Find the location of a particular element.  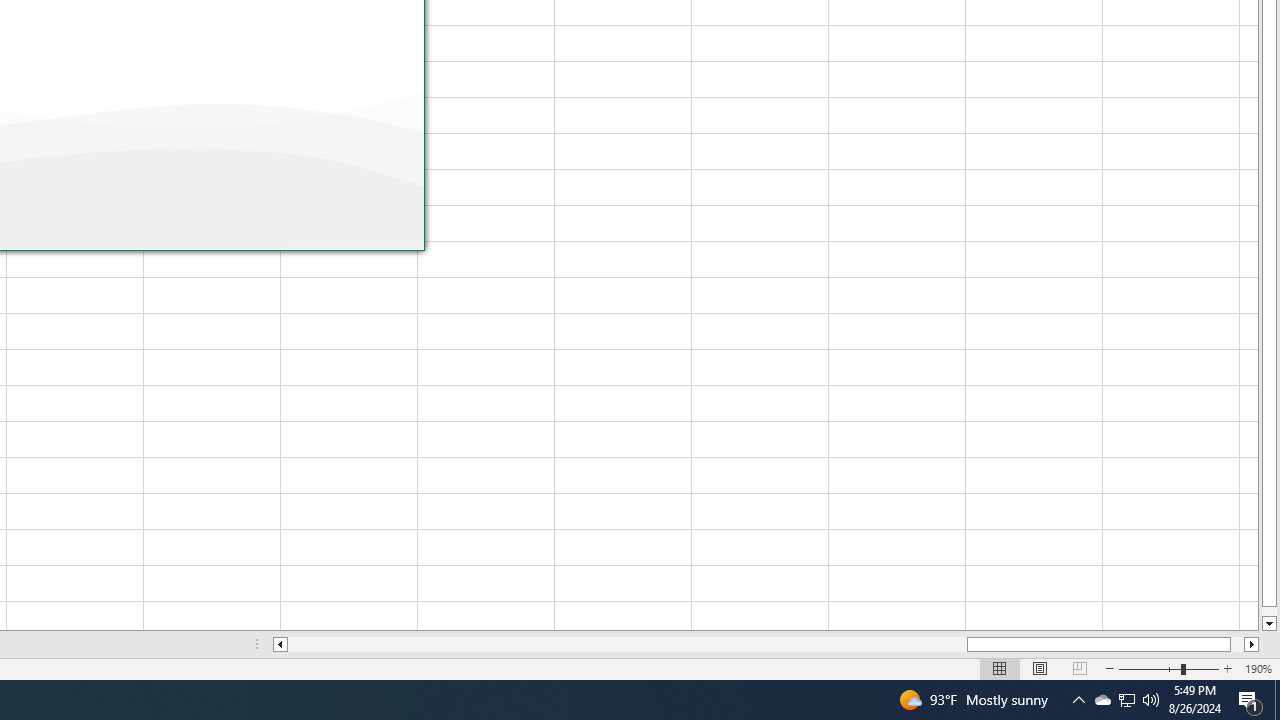

'Action Center, 1 new notification' is located at coordinates (1250, 698).